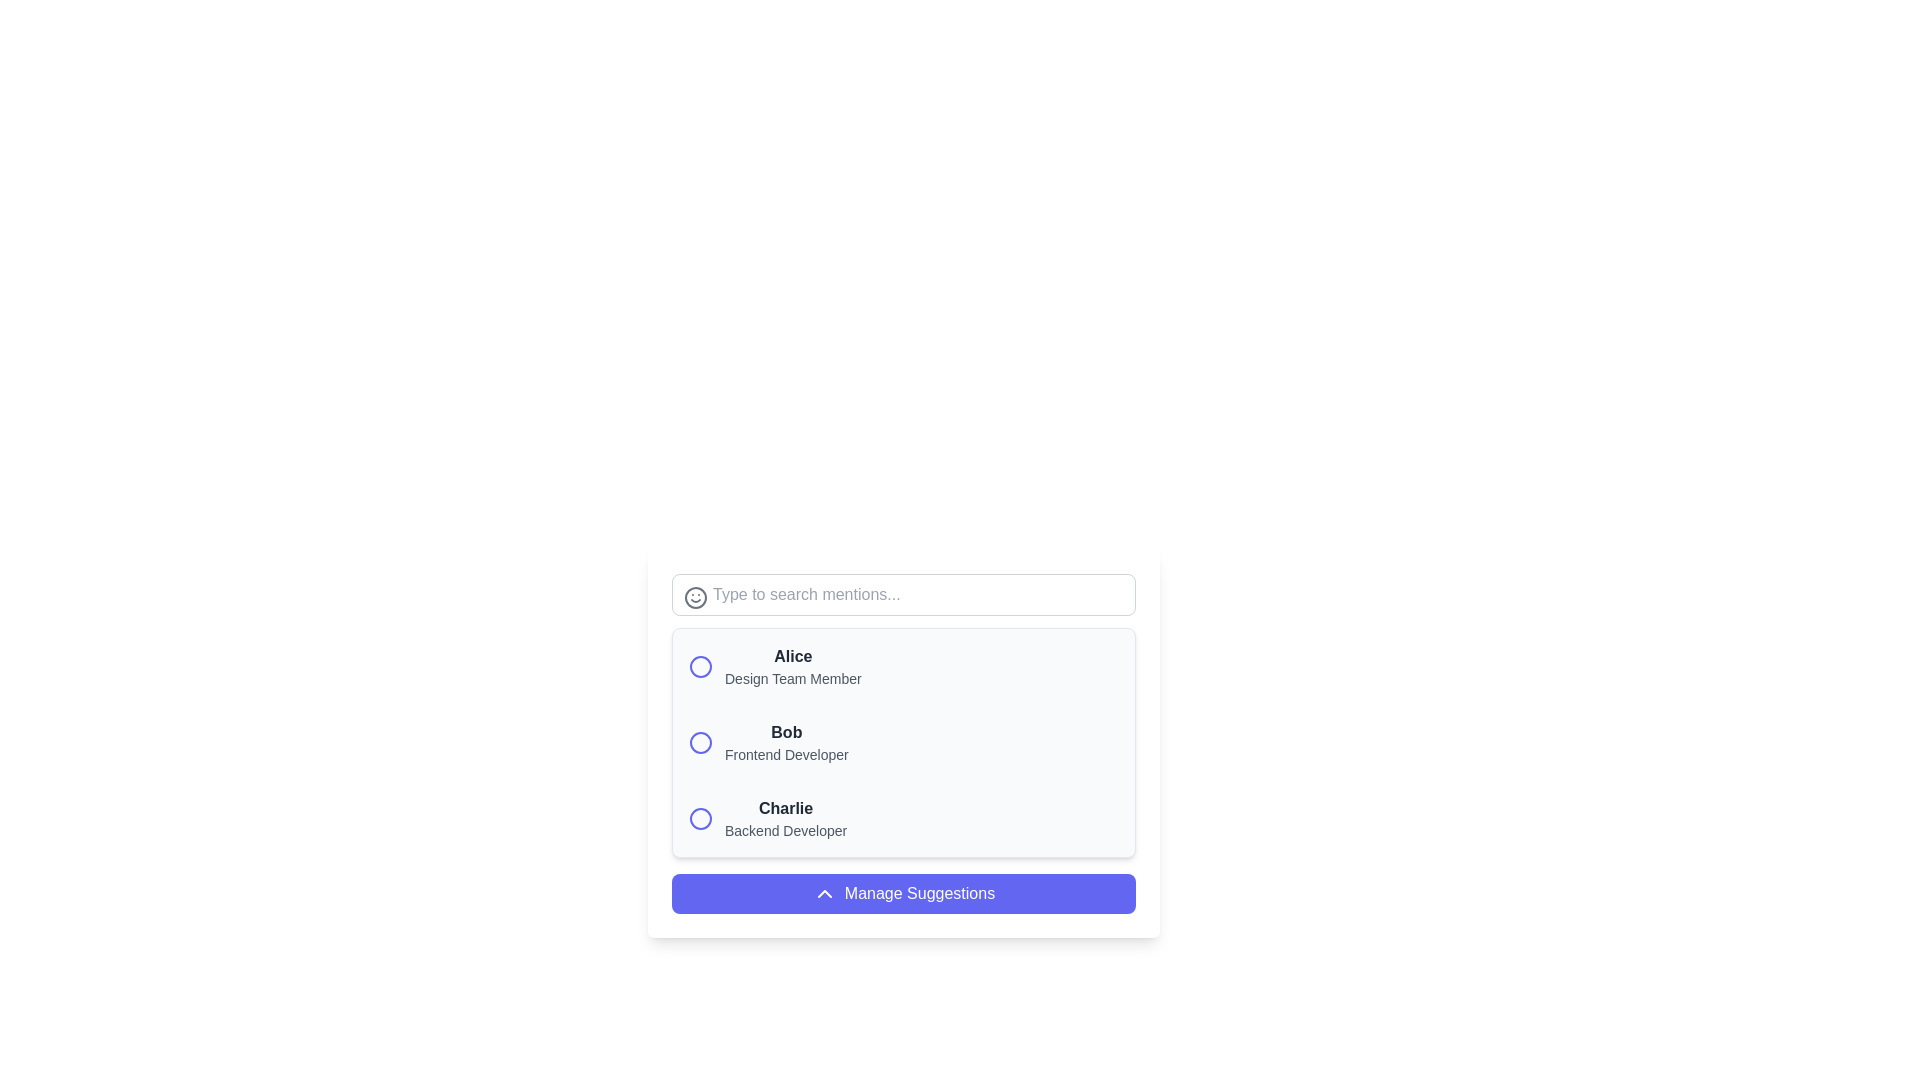 The width and height of the screenshot is (1920, 1080). I want to click on the circular border of the smiley face icon located inside the search bar at the top of the suggestion box, so click(696, 596).